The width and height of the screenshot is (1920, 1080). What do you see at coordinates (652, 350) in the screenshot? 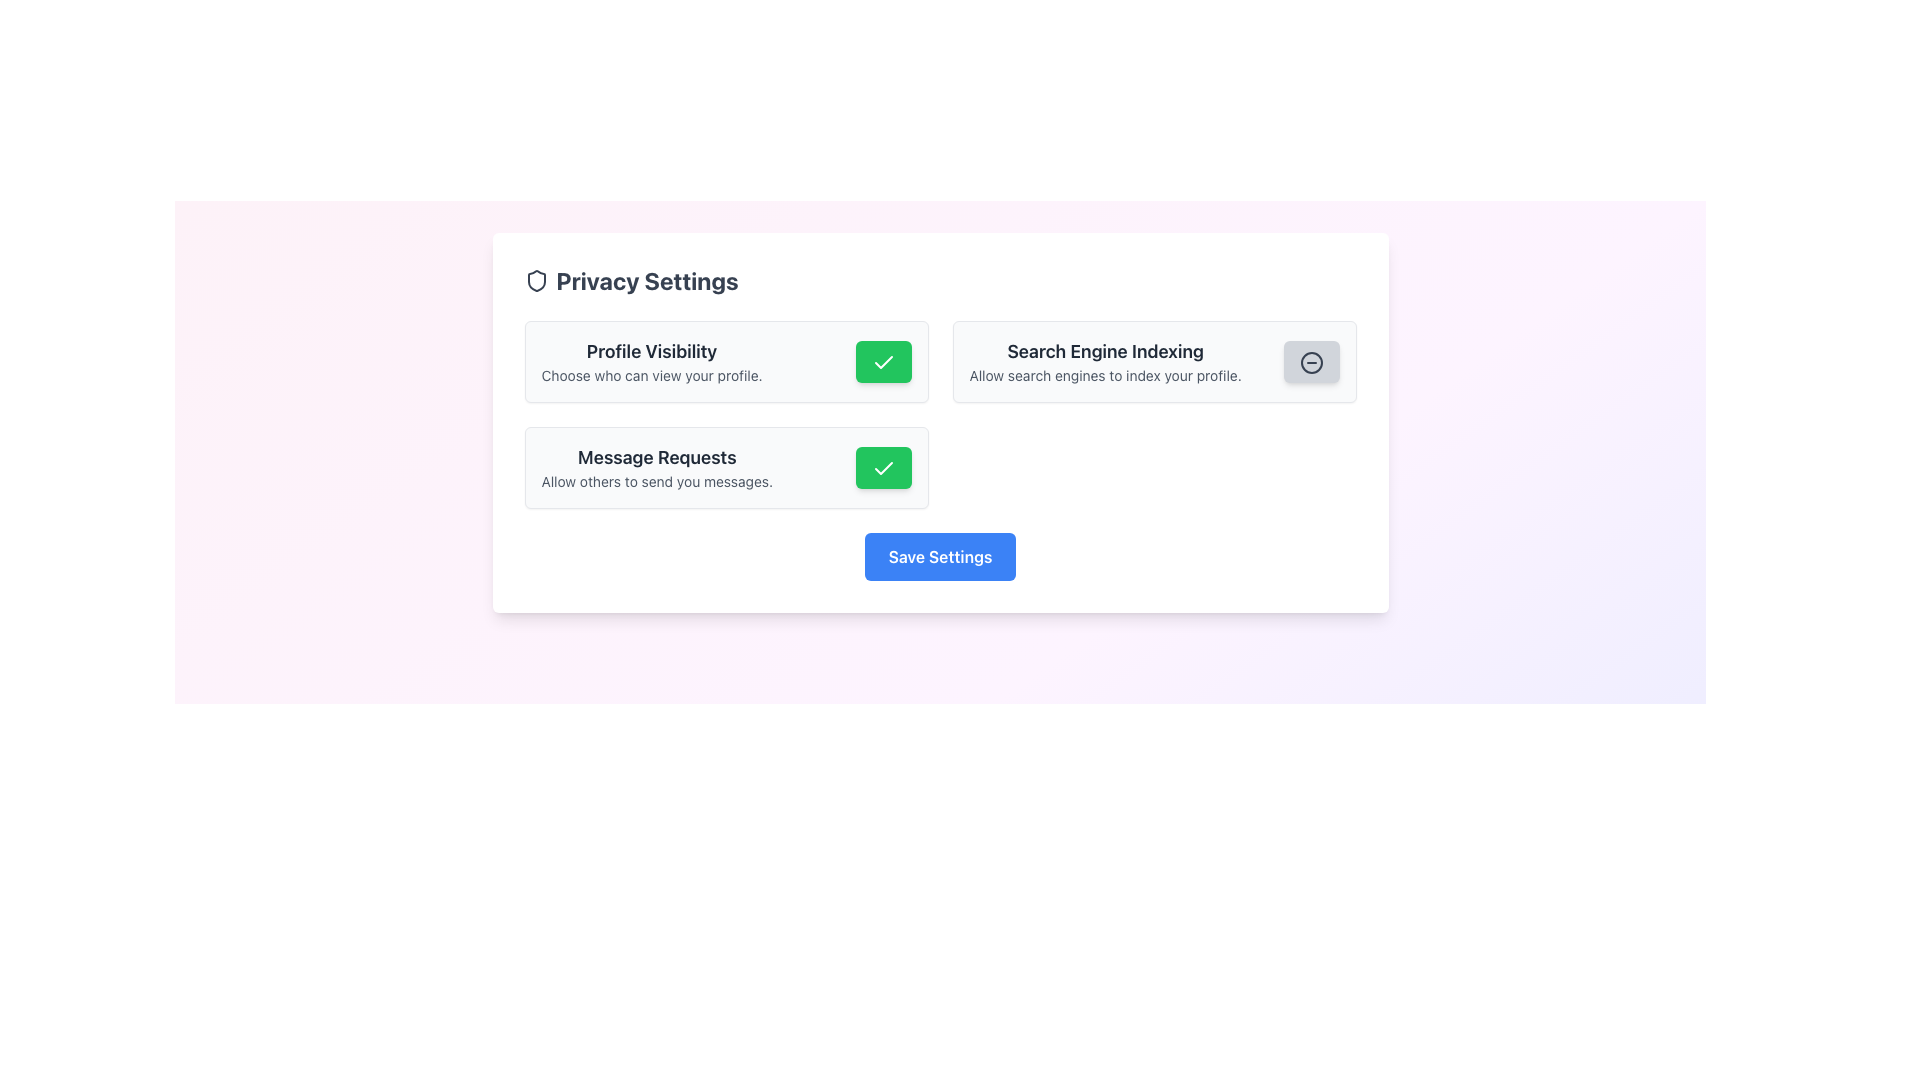
I see `the 'Profile Visibility' Text Label located in the top left portion of the 'Privacy Settings' section, which serves as a title indicating the subject of the settings` at bounding box center [652, 350].